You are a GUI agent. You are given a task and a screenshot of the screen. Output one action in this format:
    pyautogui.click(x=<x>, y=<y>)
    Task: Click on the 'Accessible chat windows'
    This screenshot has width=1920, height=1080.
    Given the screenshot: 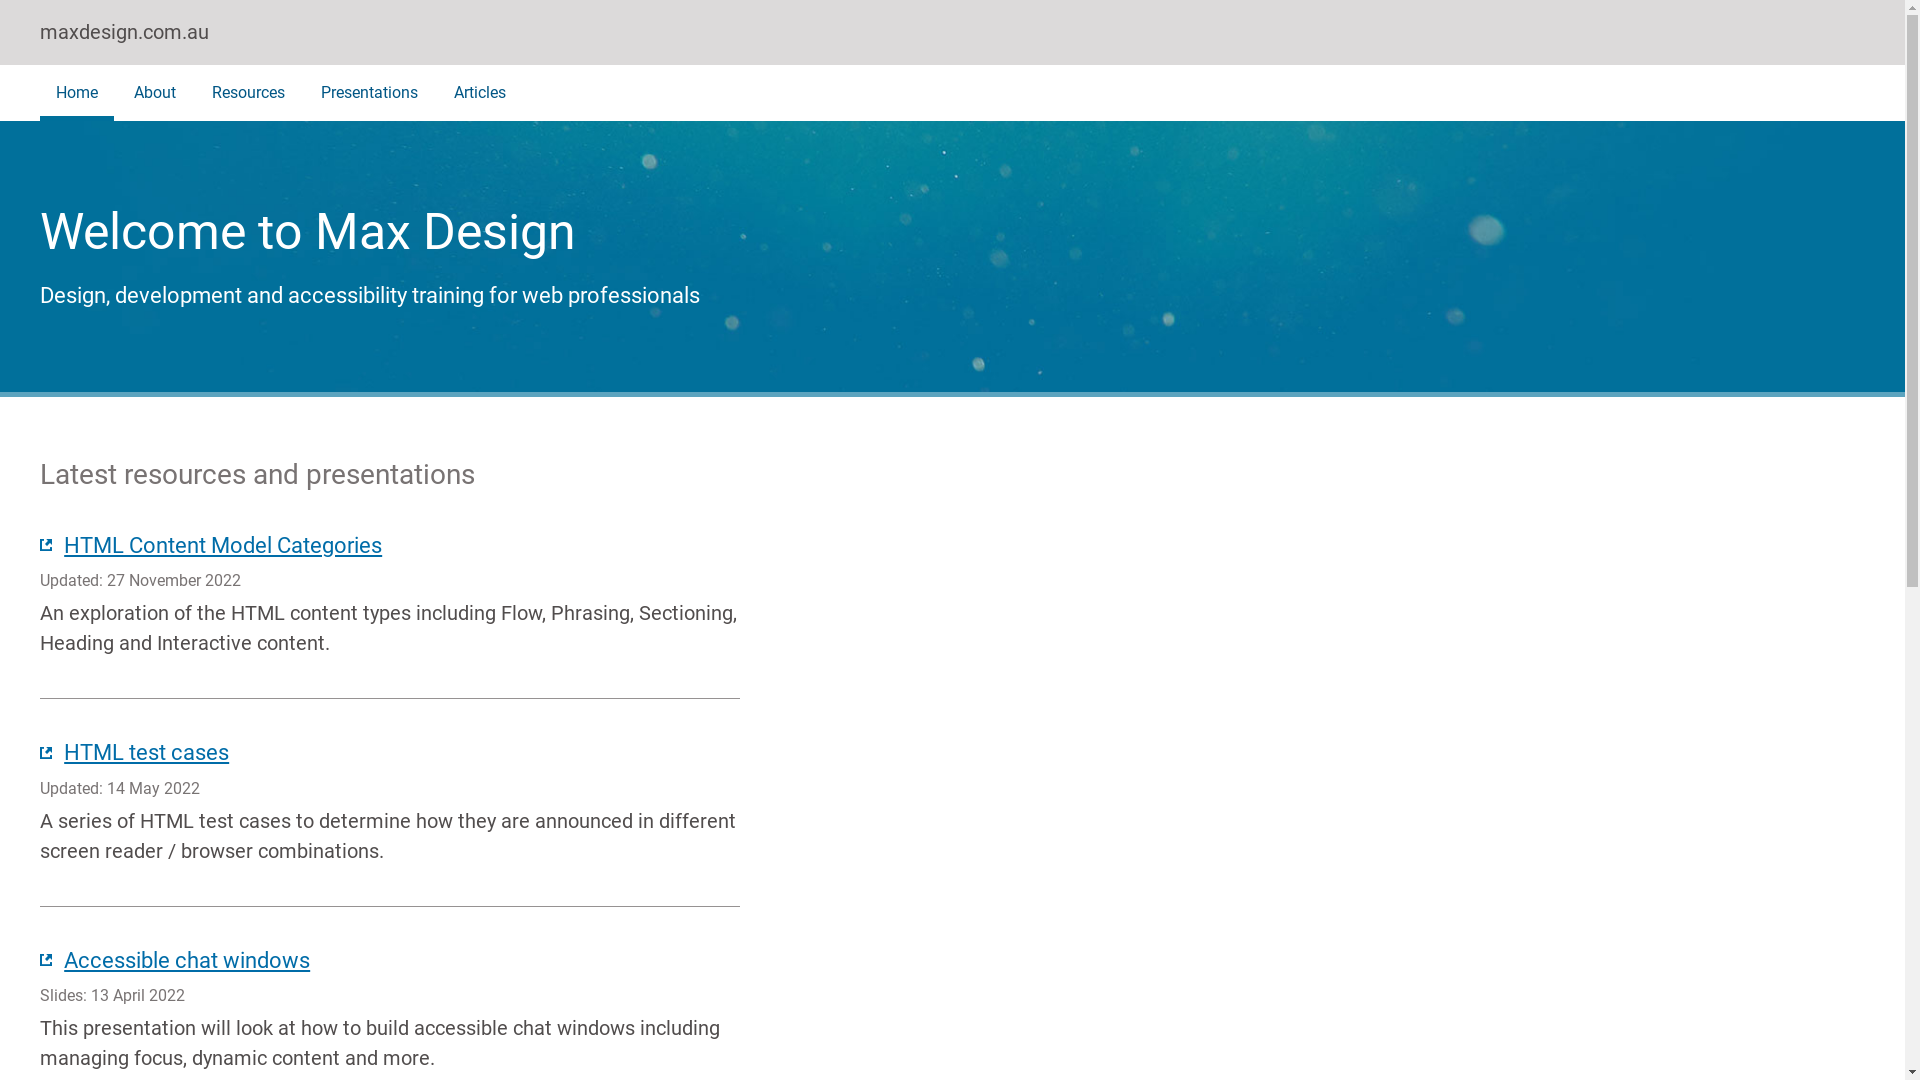 What is the action you would take?
    pyautogui.click(x=174, y=959)
    